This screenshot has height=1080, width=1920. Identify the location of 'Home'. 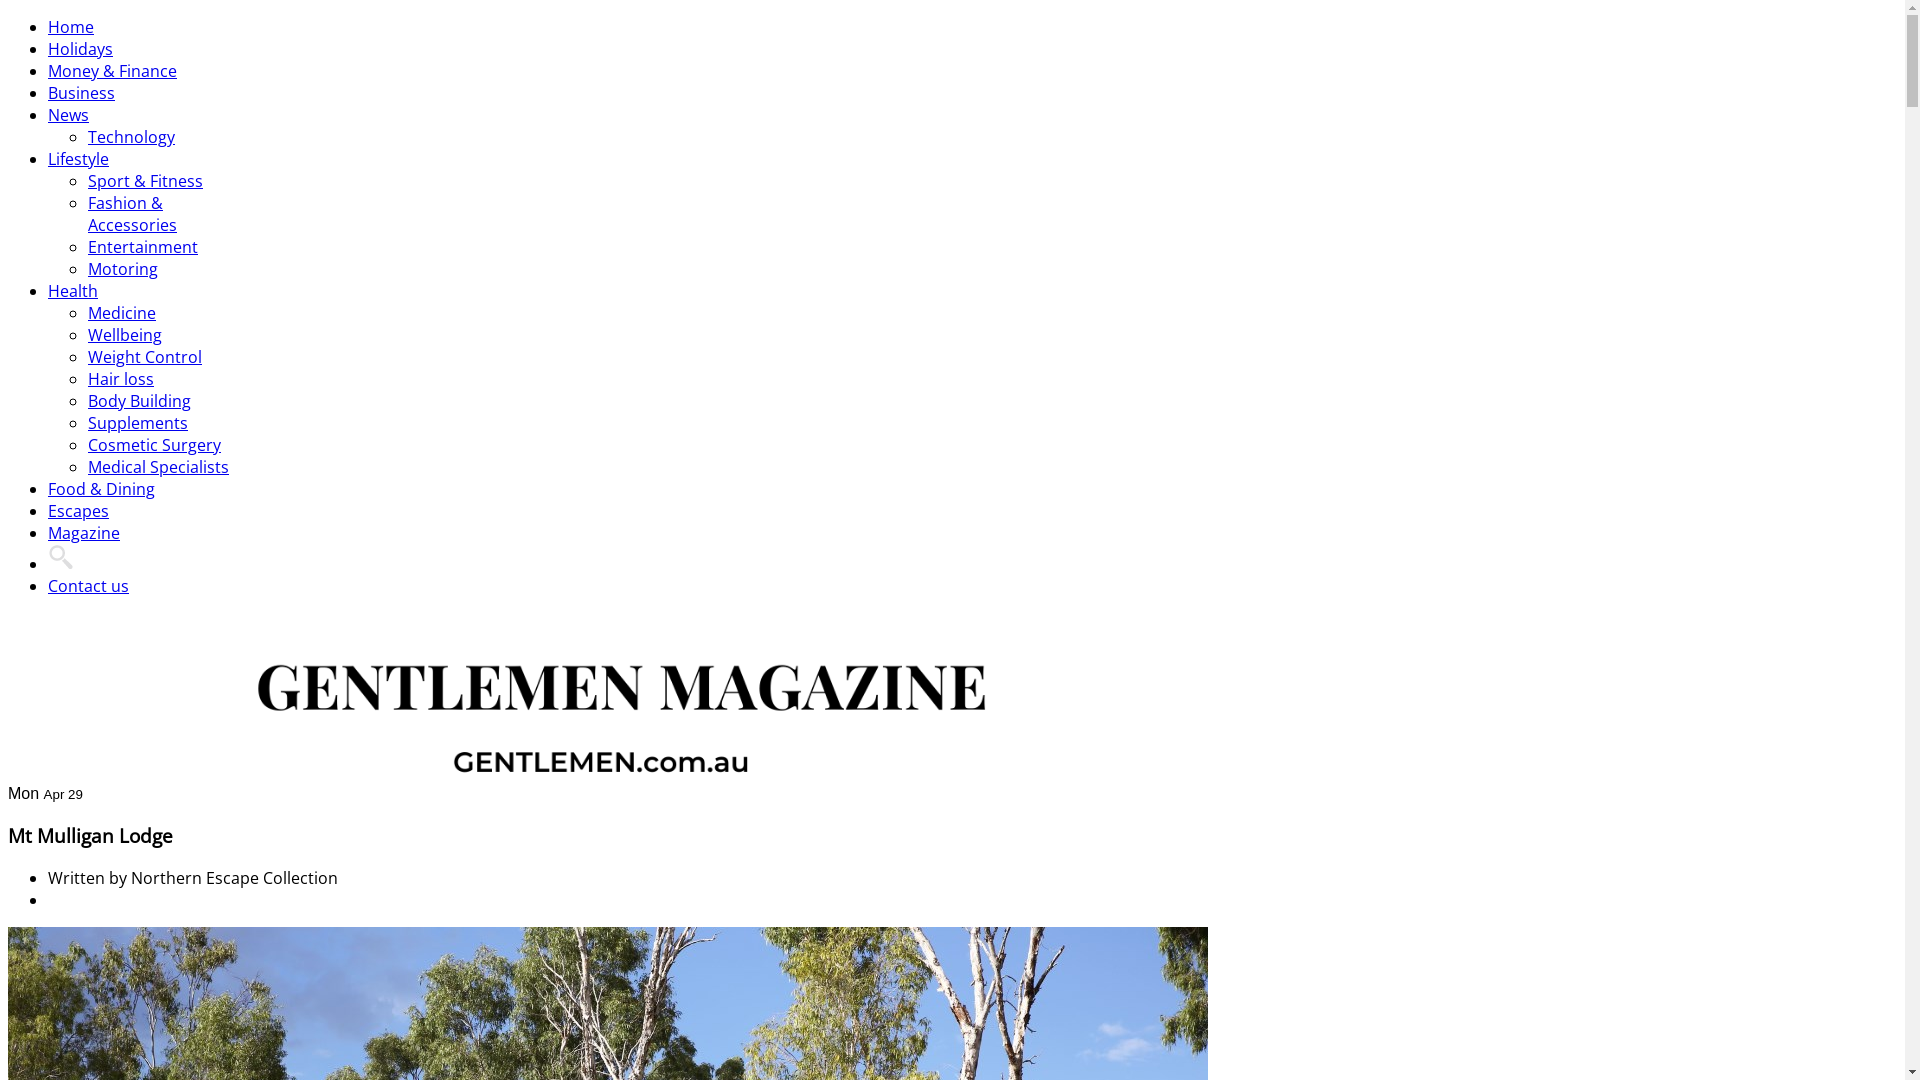
(71, 27).